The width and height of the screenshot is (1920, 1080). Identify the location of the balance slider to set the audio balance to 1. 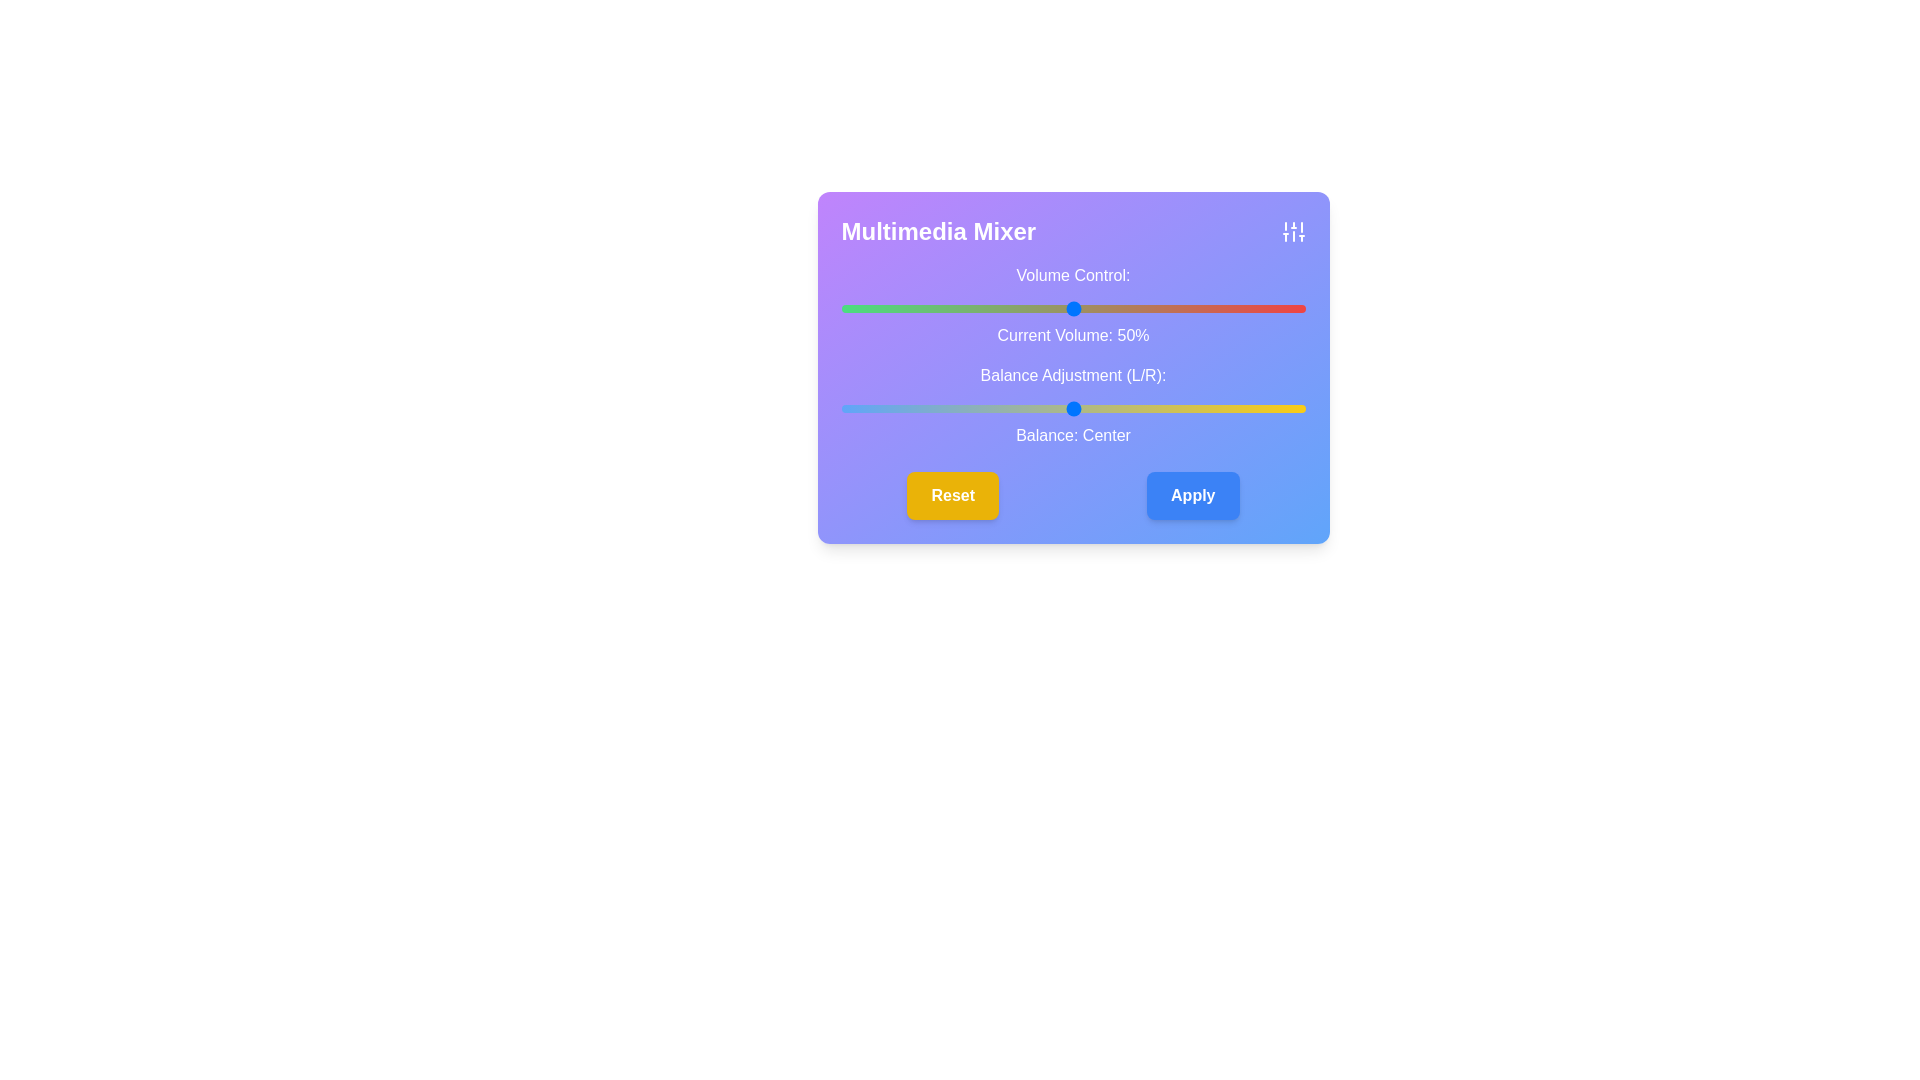
(1077, 407).